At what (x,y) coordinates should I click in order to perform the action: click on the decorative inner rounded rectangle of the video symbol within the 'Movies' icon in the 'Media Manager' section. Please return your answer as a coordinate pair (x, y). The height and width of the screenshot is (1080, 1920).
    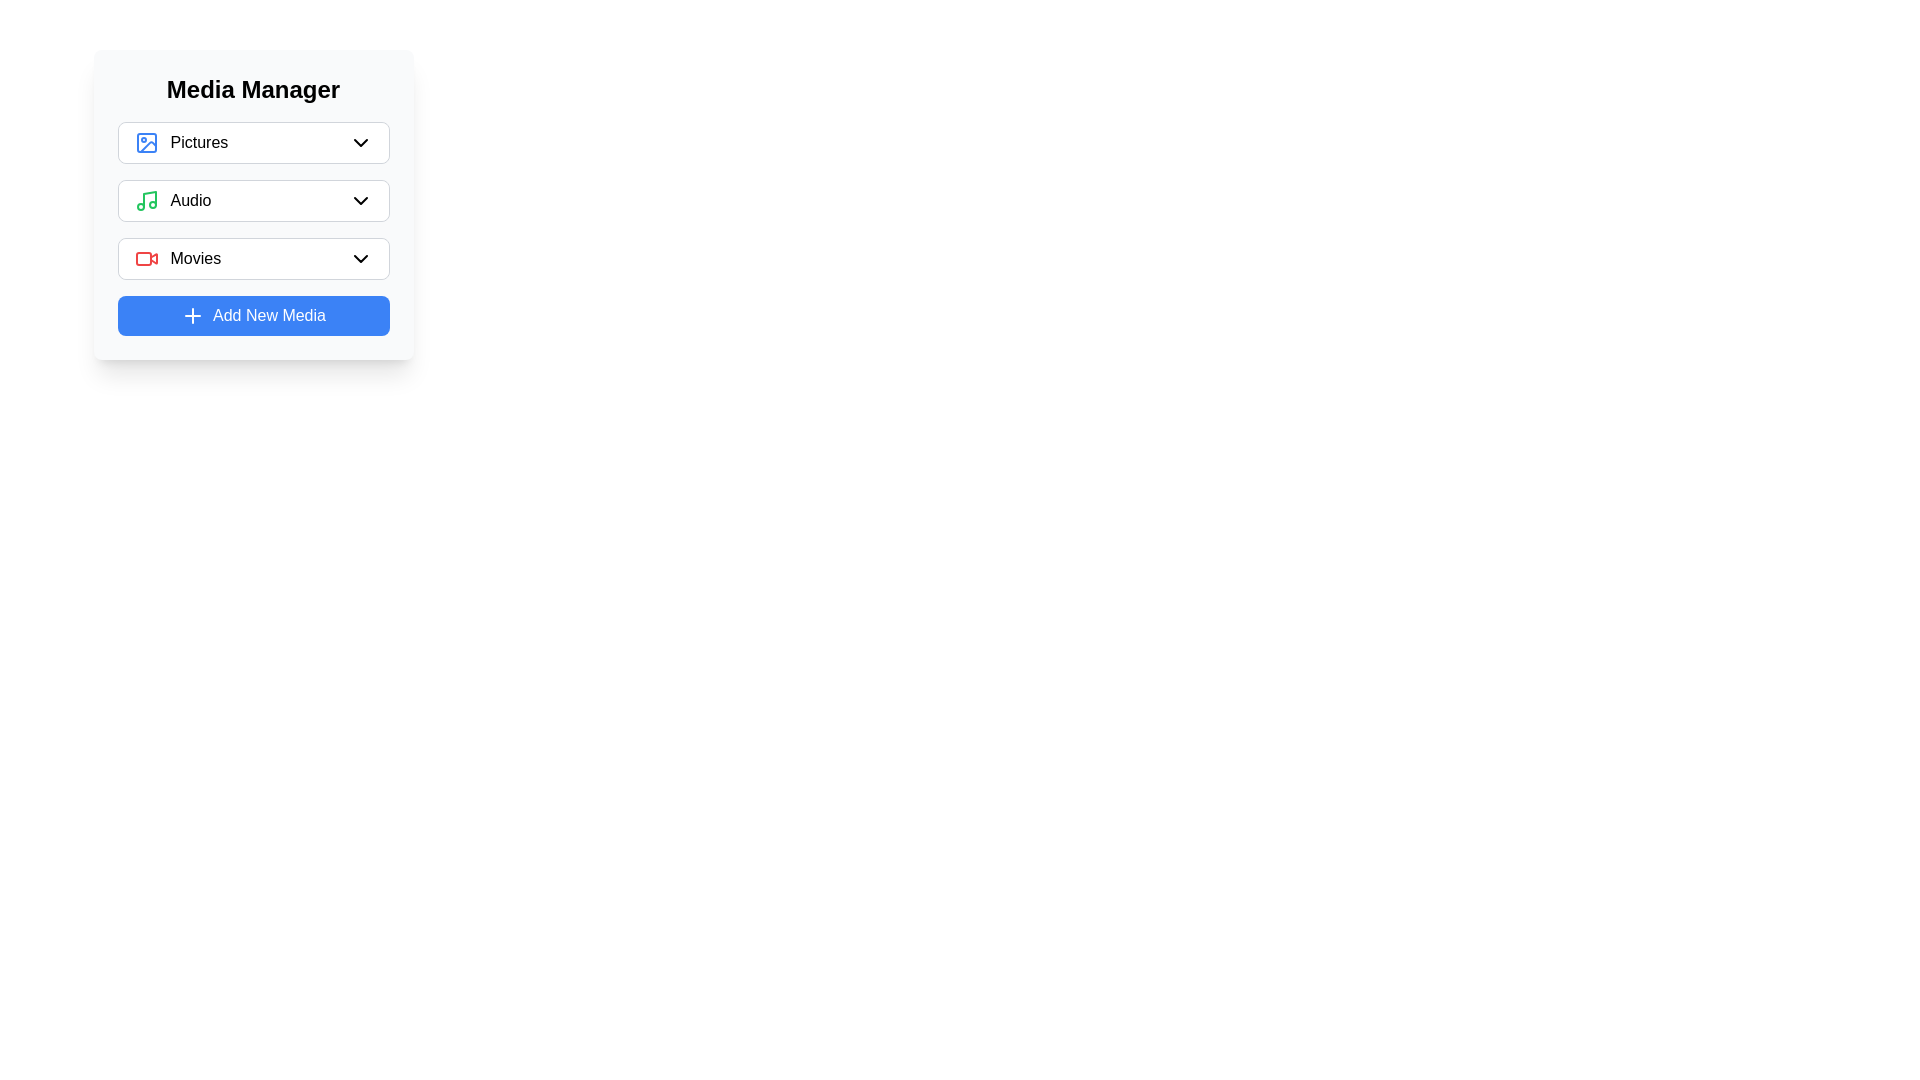
    Looking at the image, I should click on (142, 257).